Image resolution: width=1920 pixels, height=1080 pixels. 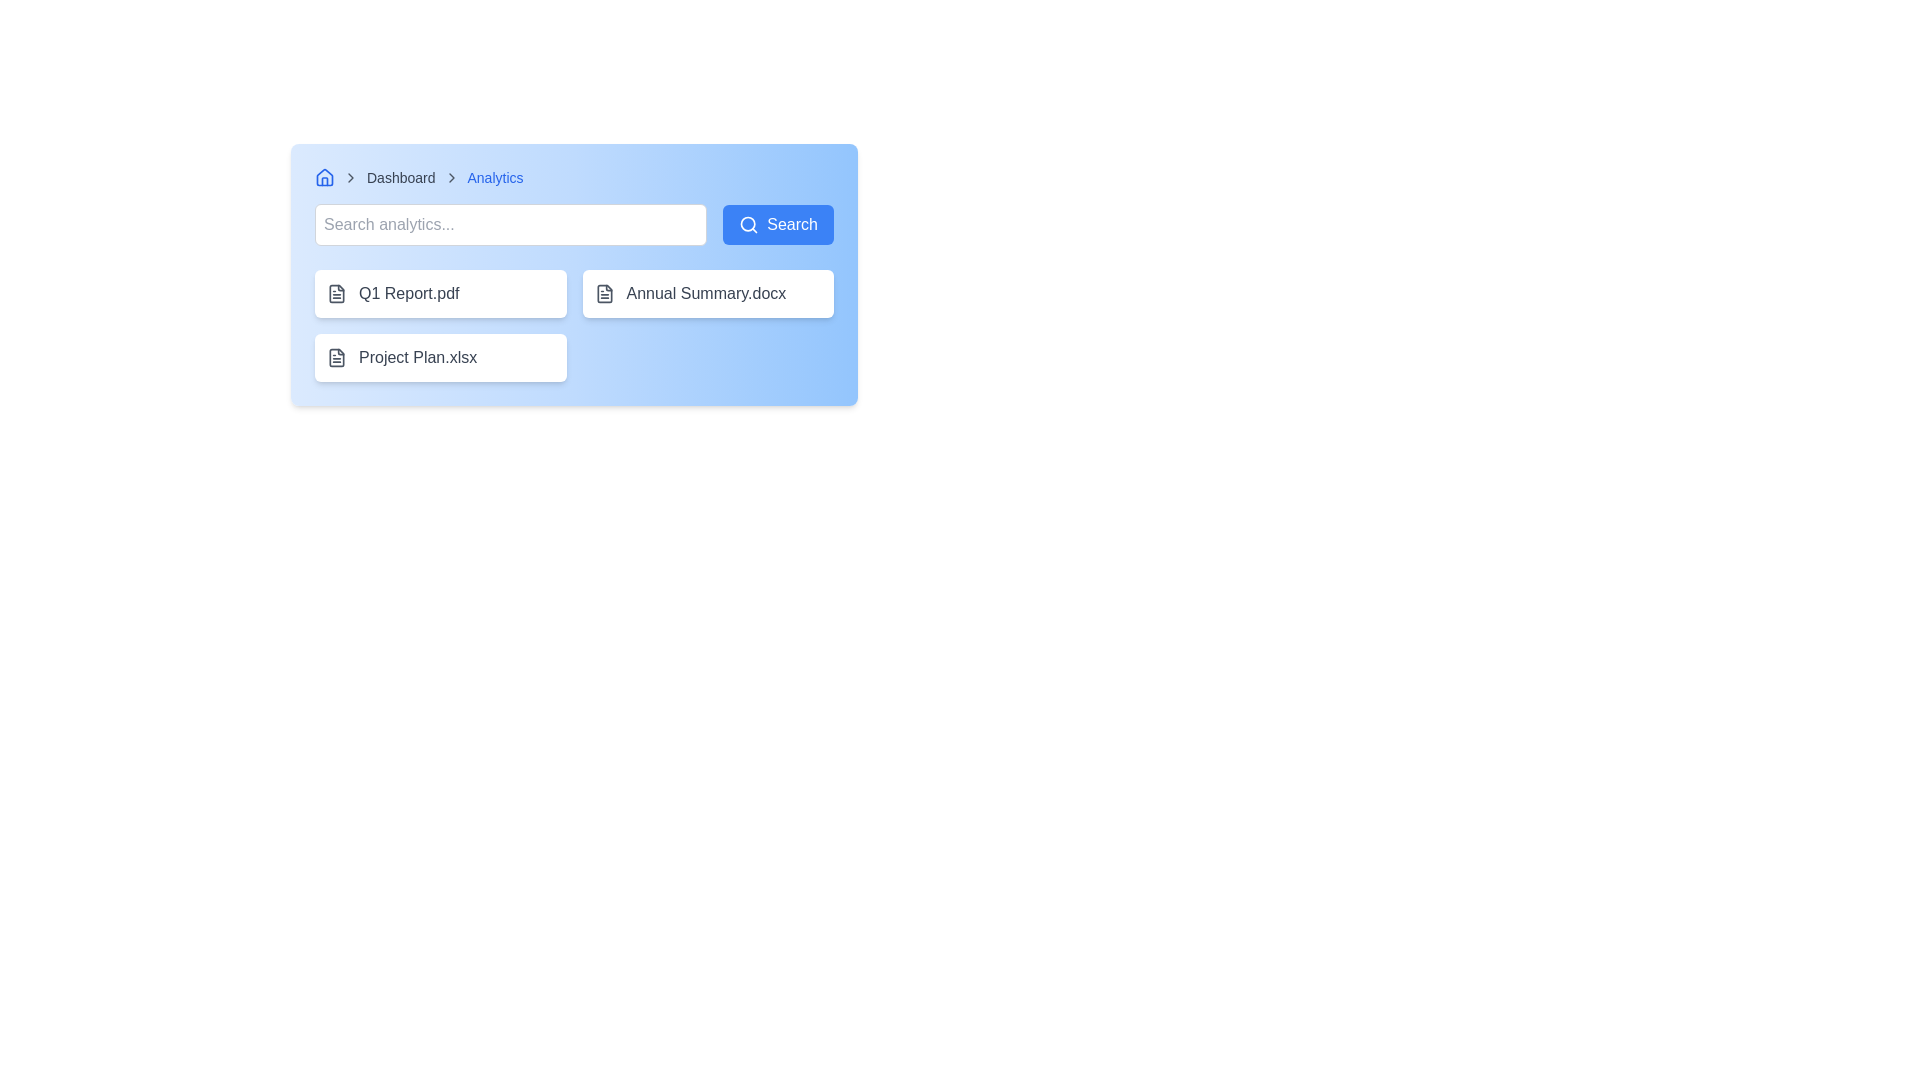 I want to click on the 'Analytics' text label in the breadcrumb navigation bar, which is styled with the 'text-blue-600' class and located at the top section of the card interface, so click(x=495, y=176).